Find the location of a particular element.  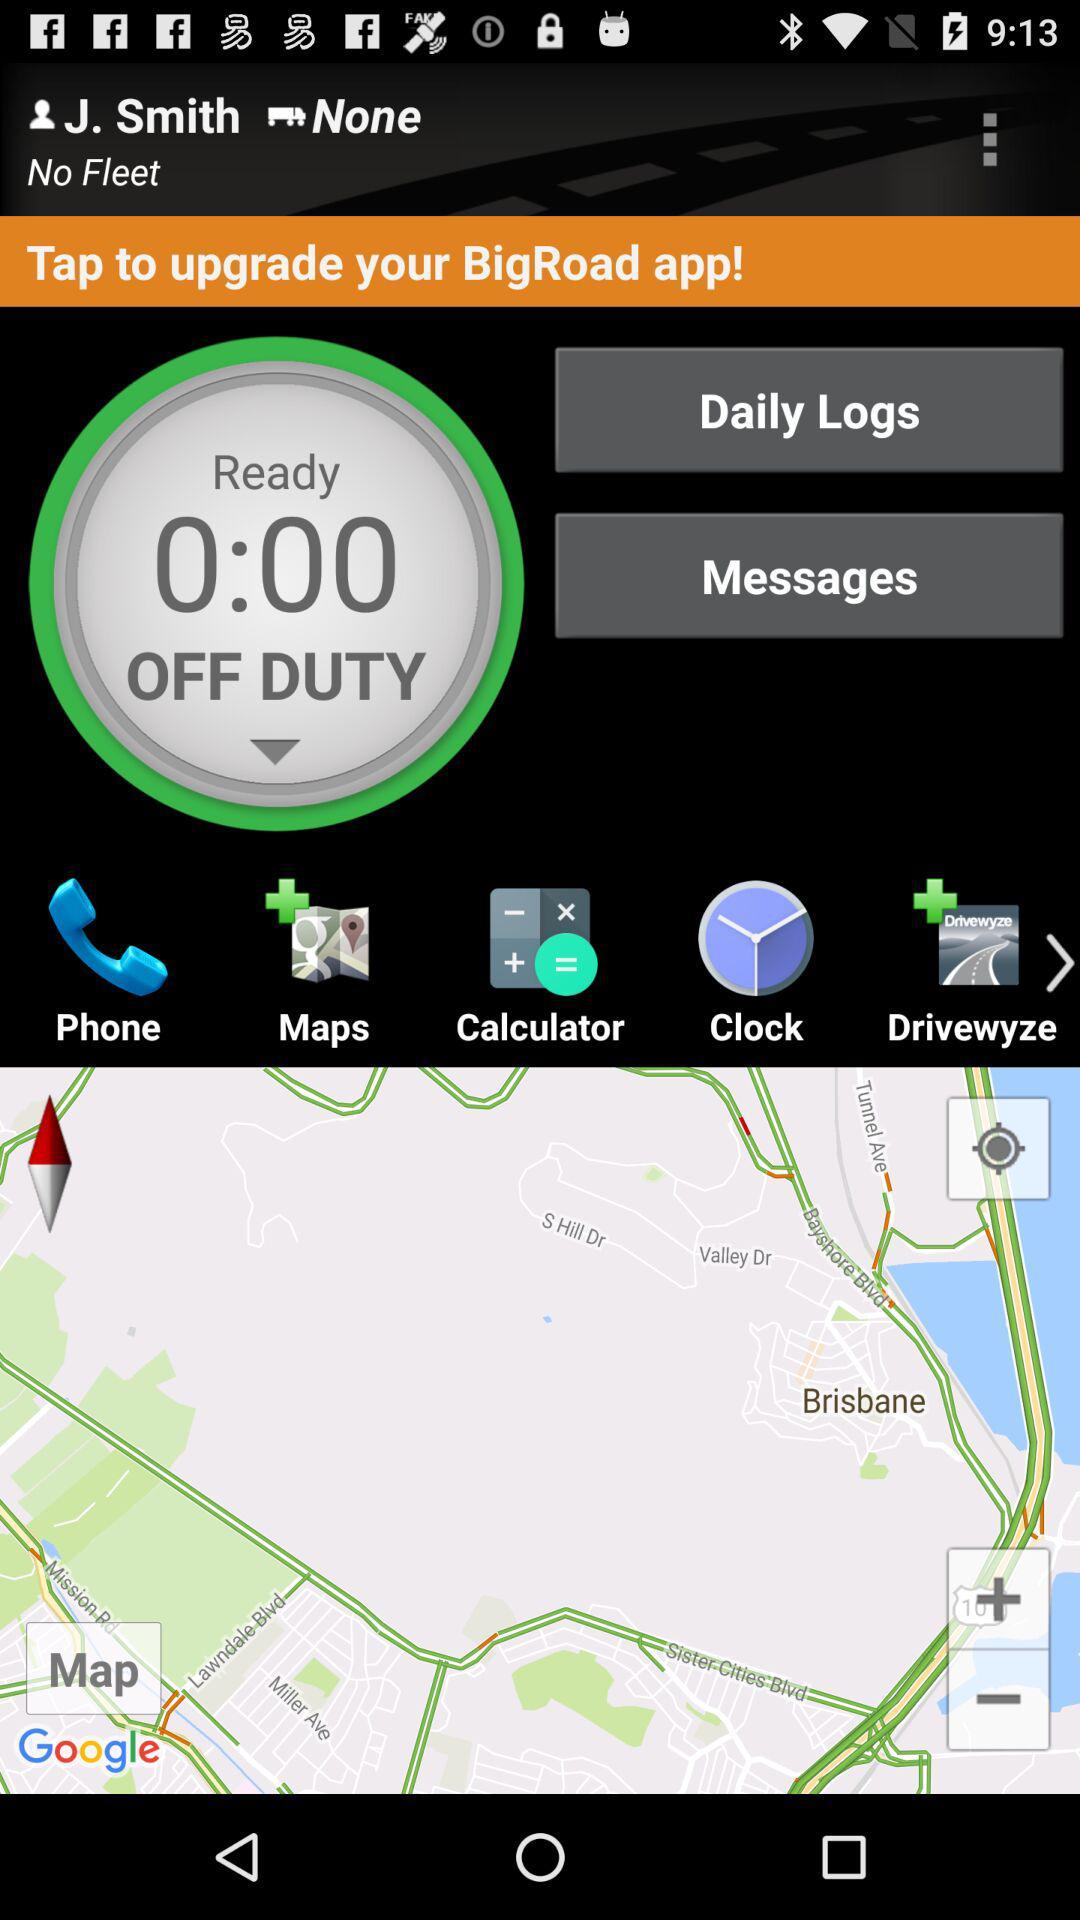

zoom is located at coordinates (998, 1595).